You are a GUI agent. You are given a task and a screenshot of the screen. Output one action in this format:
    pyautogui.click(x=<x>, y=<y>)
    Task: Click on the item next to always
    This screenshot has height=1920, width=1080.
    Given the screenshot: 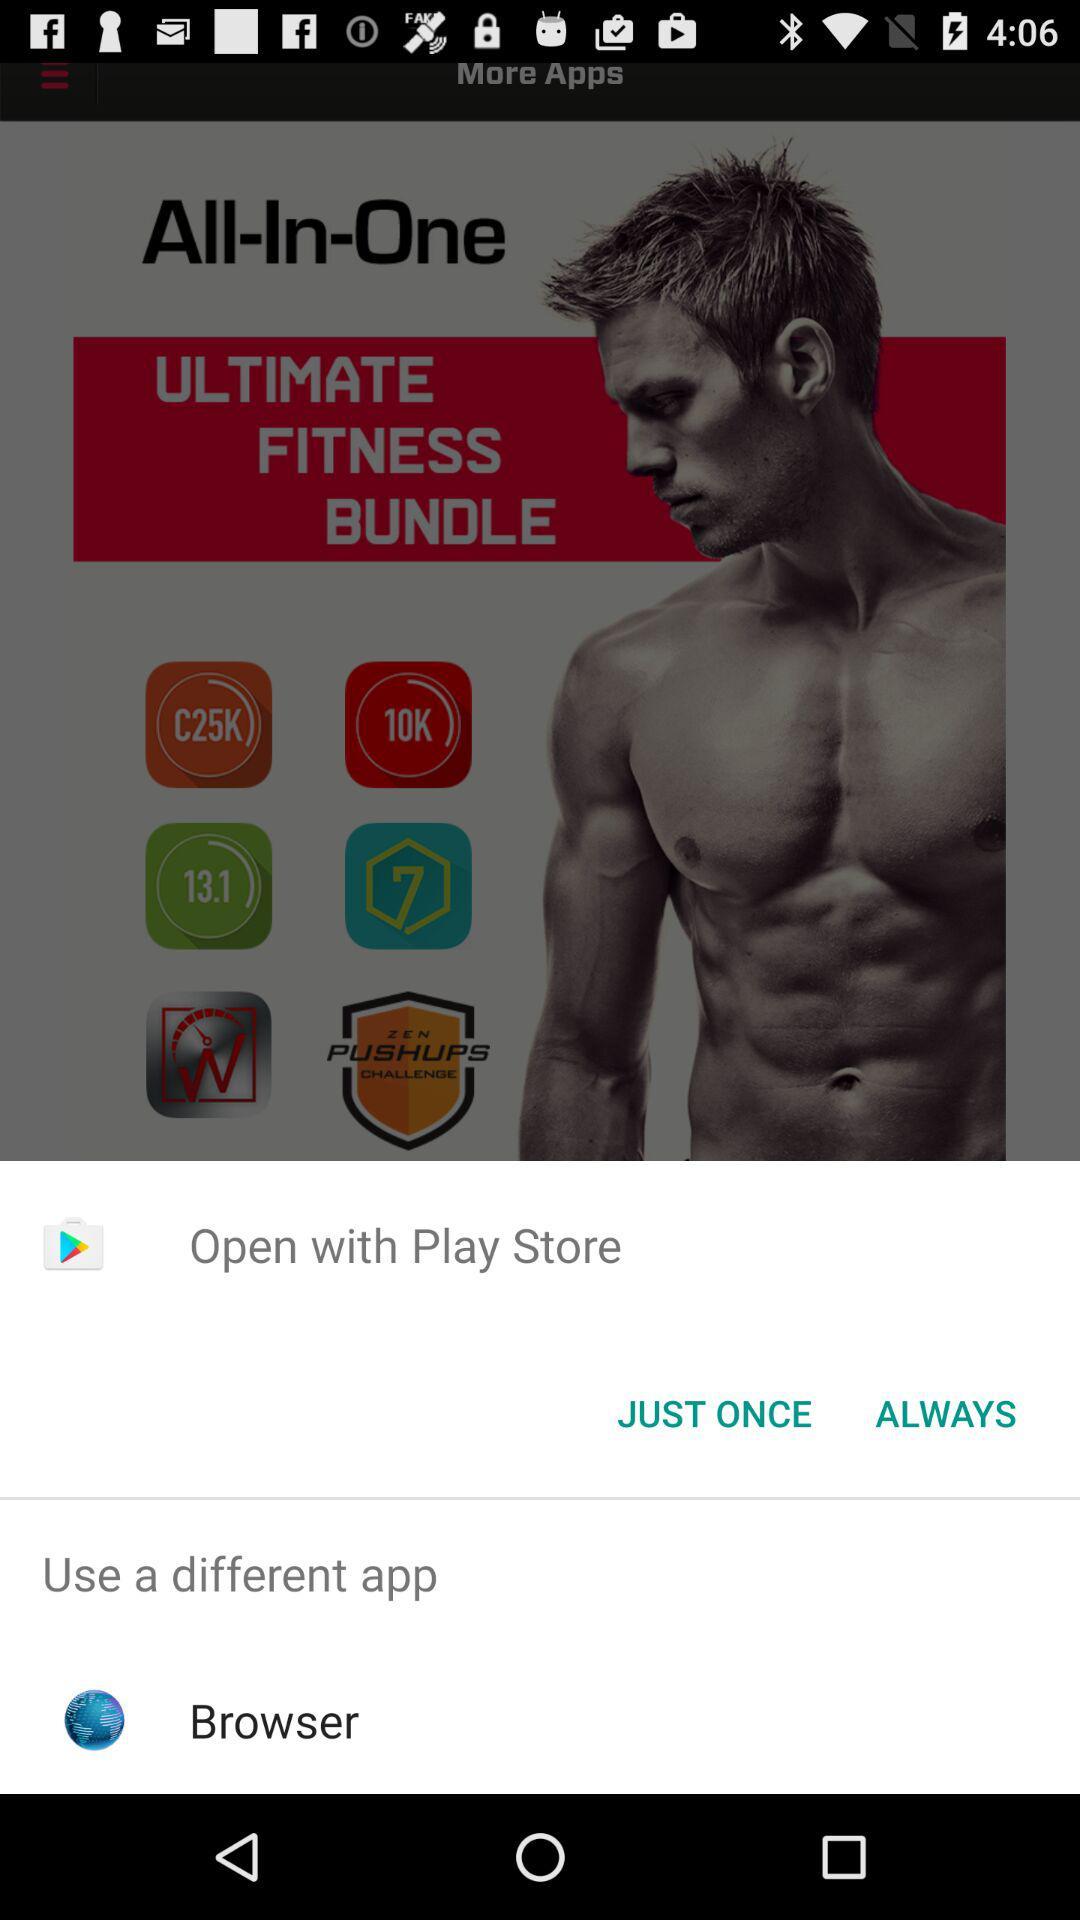 What is the action you would take?
    pyautogui.click(x=713, y=1411)
    